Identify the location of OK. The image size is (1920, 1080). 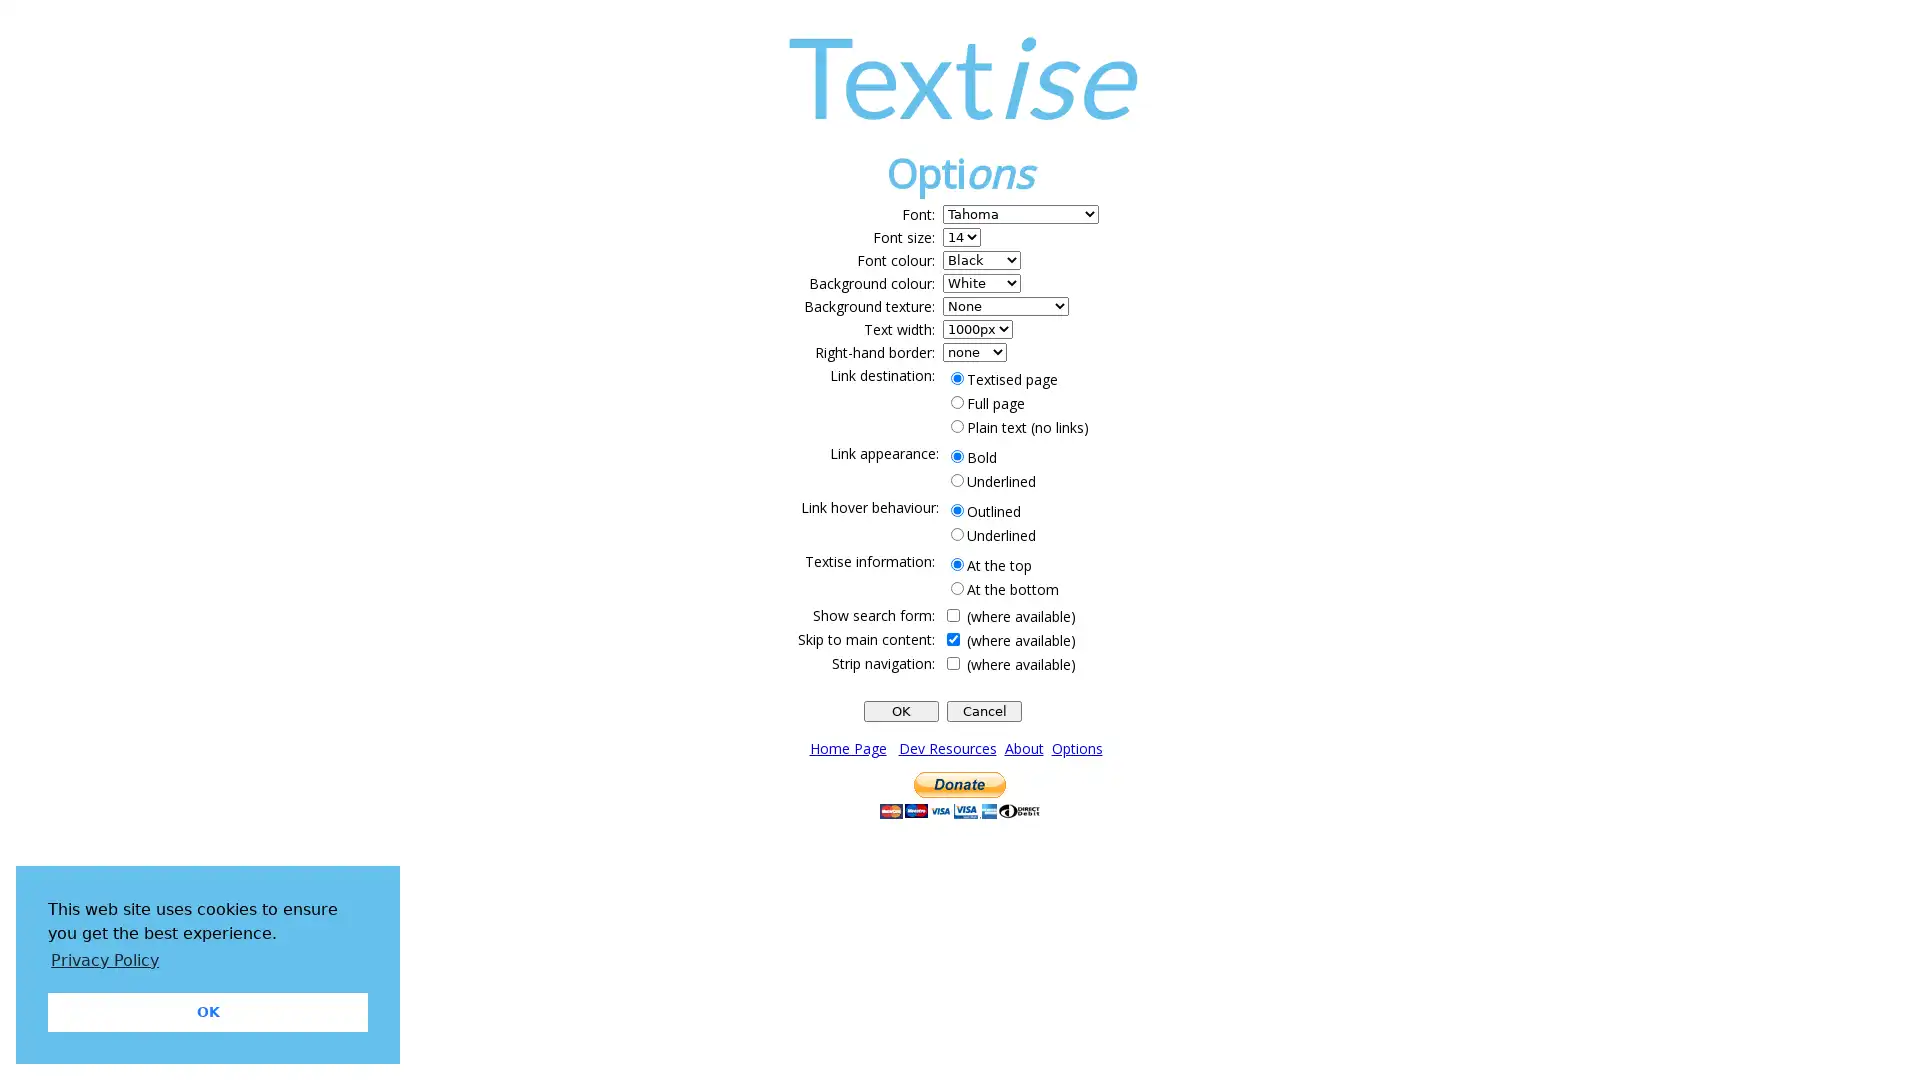
(900, 710).